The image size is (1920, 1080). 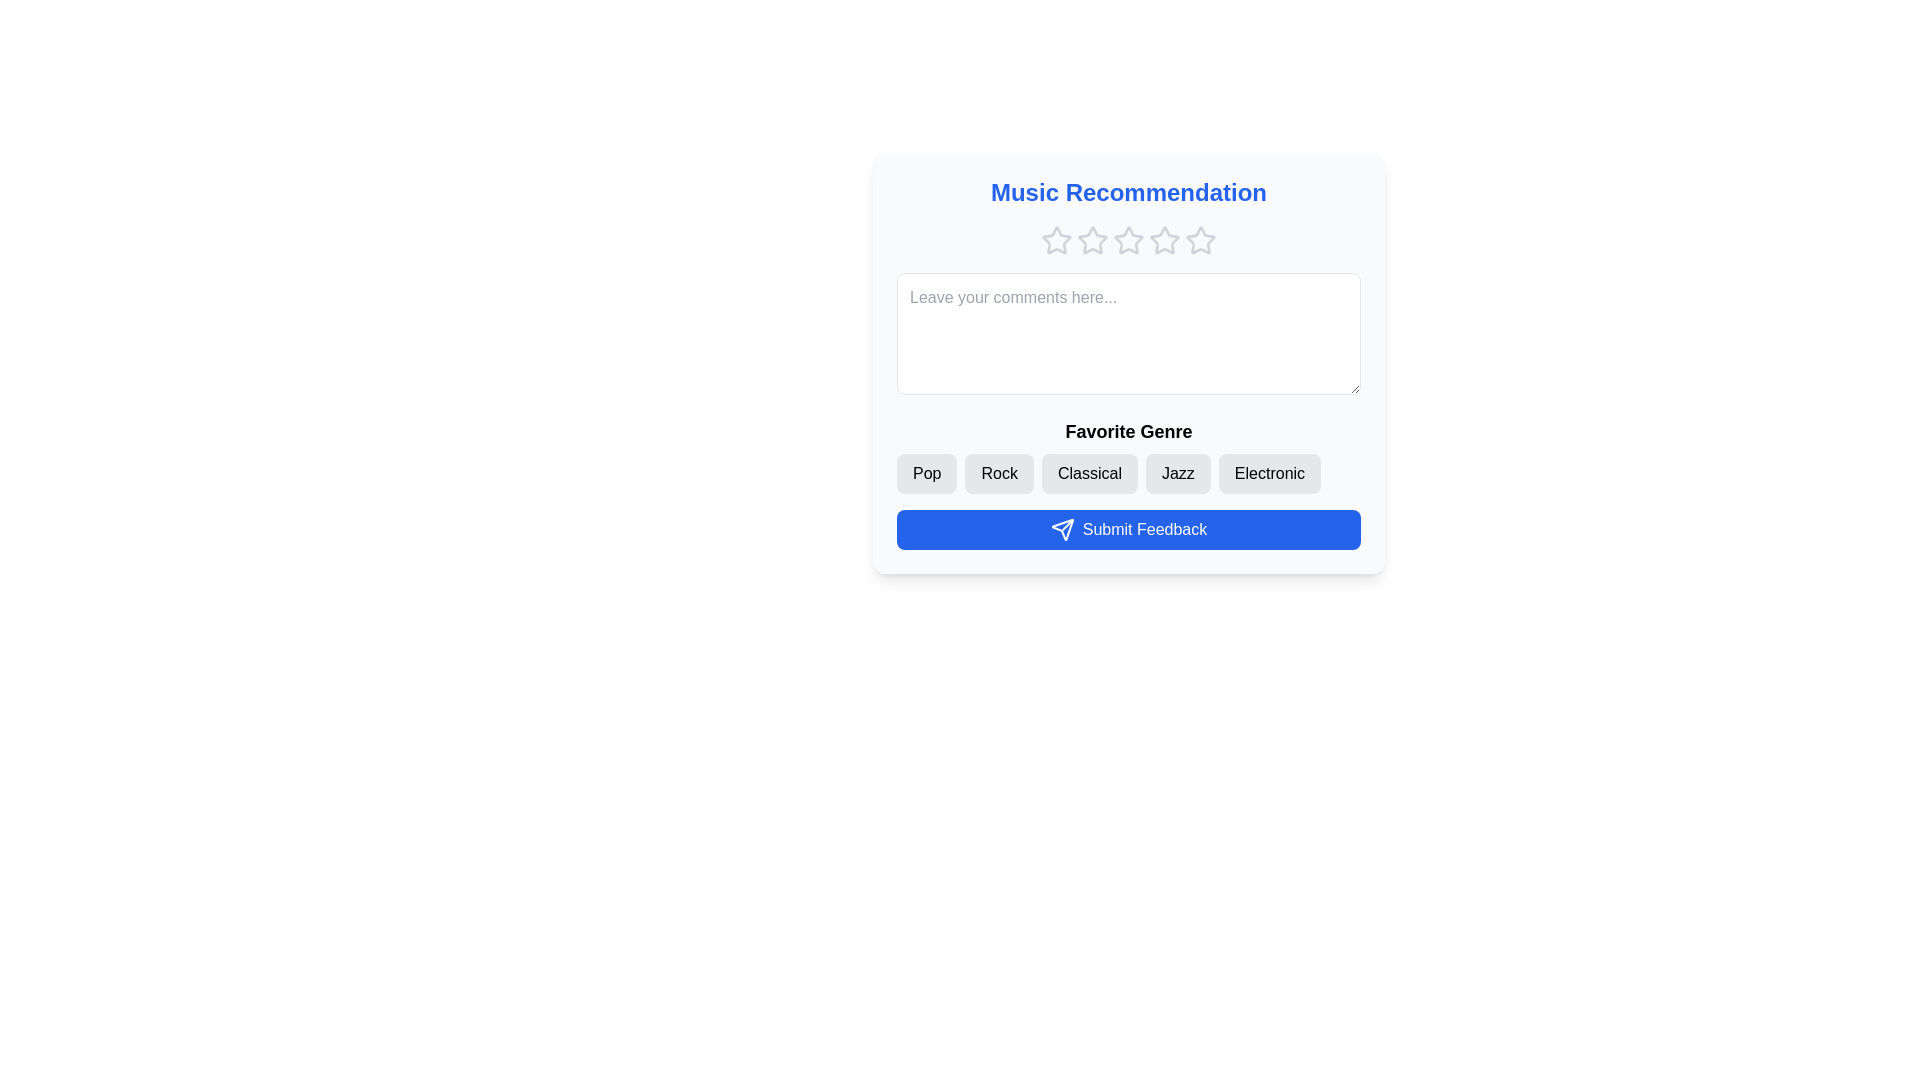 What do you see at coordinates (1163, 238) in the screenshot?
I see `the third star-shaped icon with a gray outline in the 'Music Recommendation' section above the comment input box` at bounding box center [1163, 238].